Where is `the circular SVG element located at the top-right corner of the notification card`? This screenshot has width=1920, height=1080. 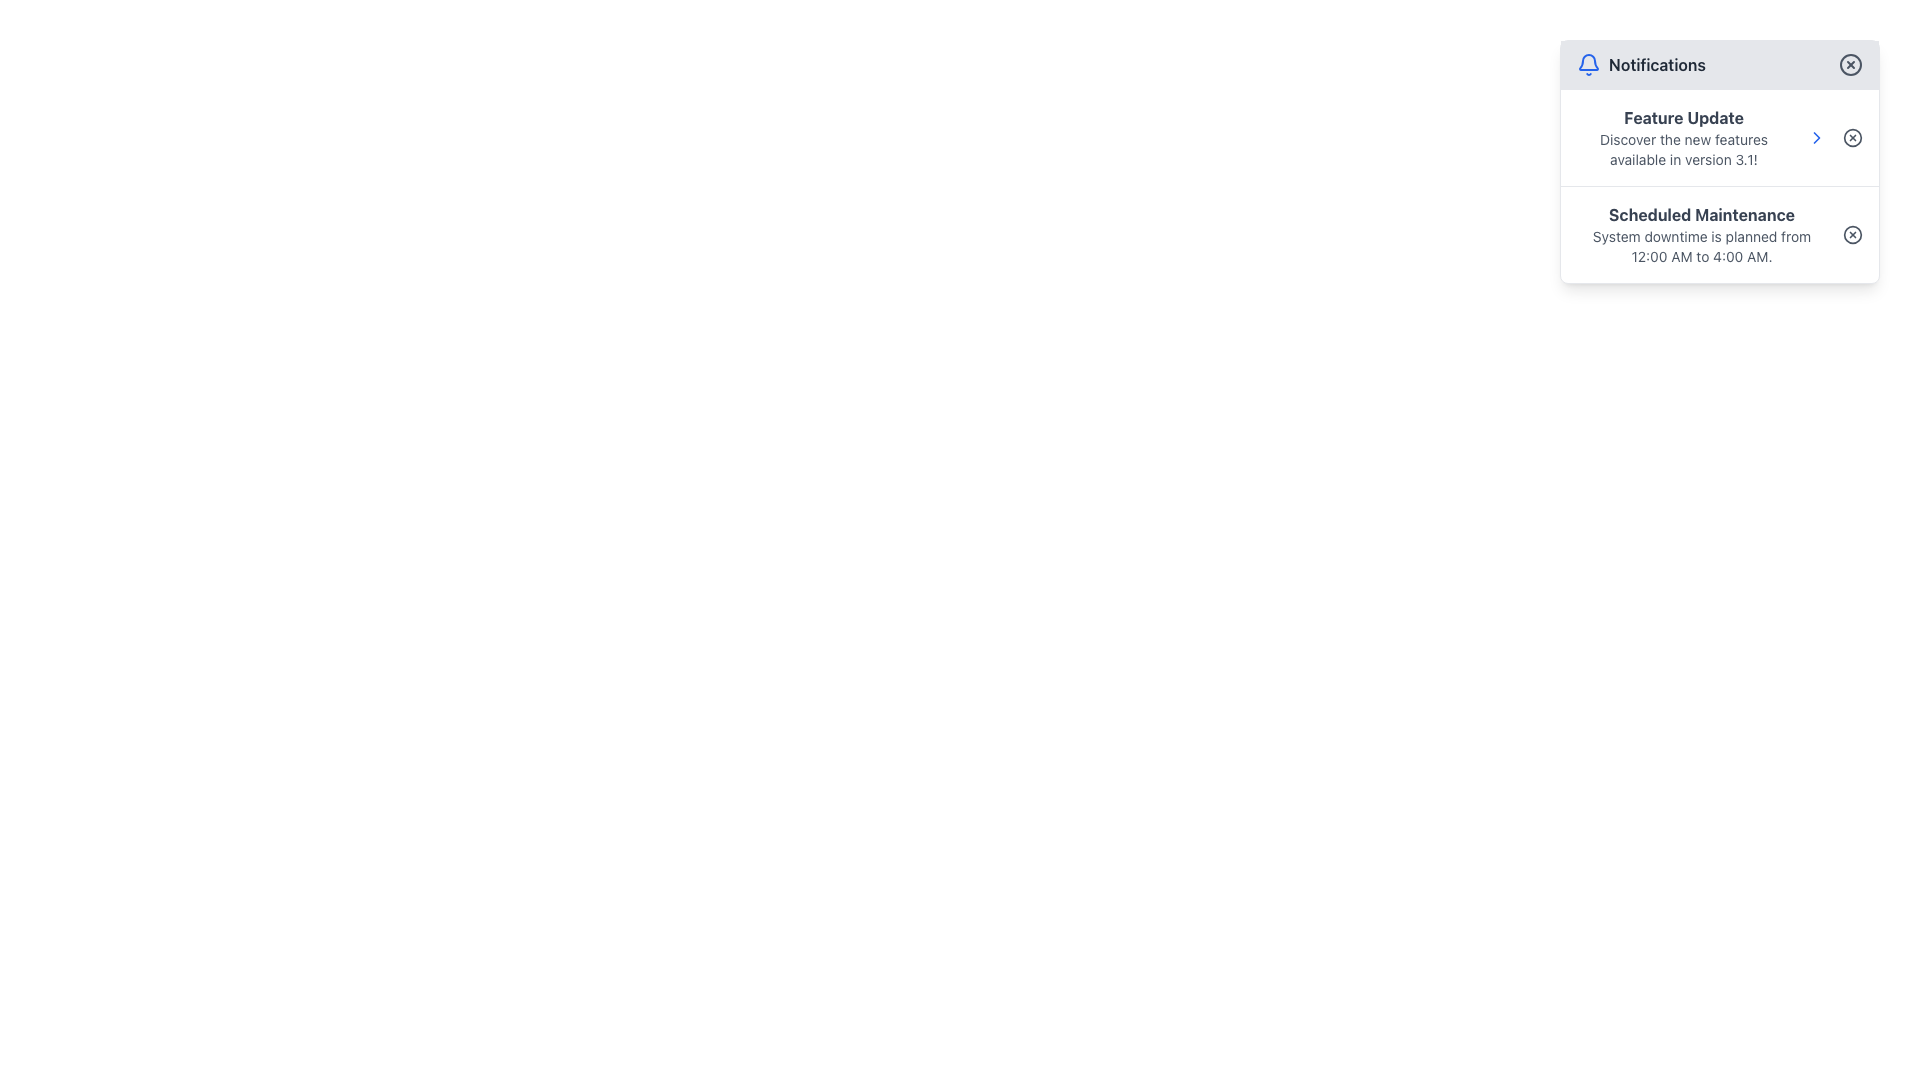 the circular SVG element located at the top-right corner of the notification card is located at coordinates (1851, 137).